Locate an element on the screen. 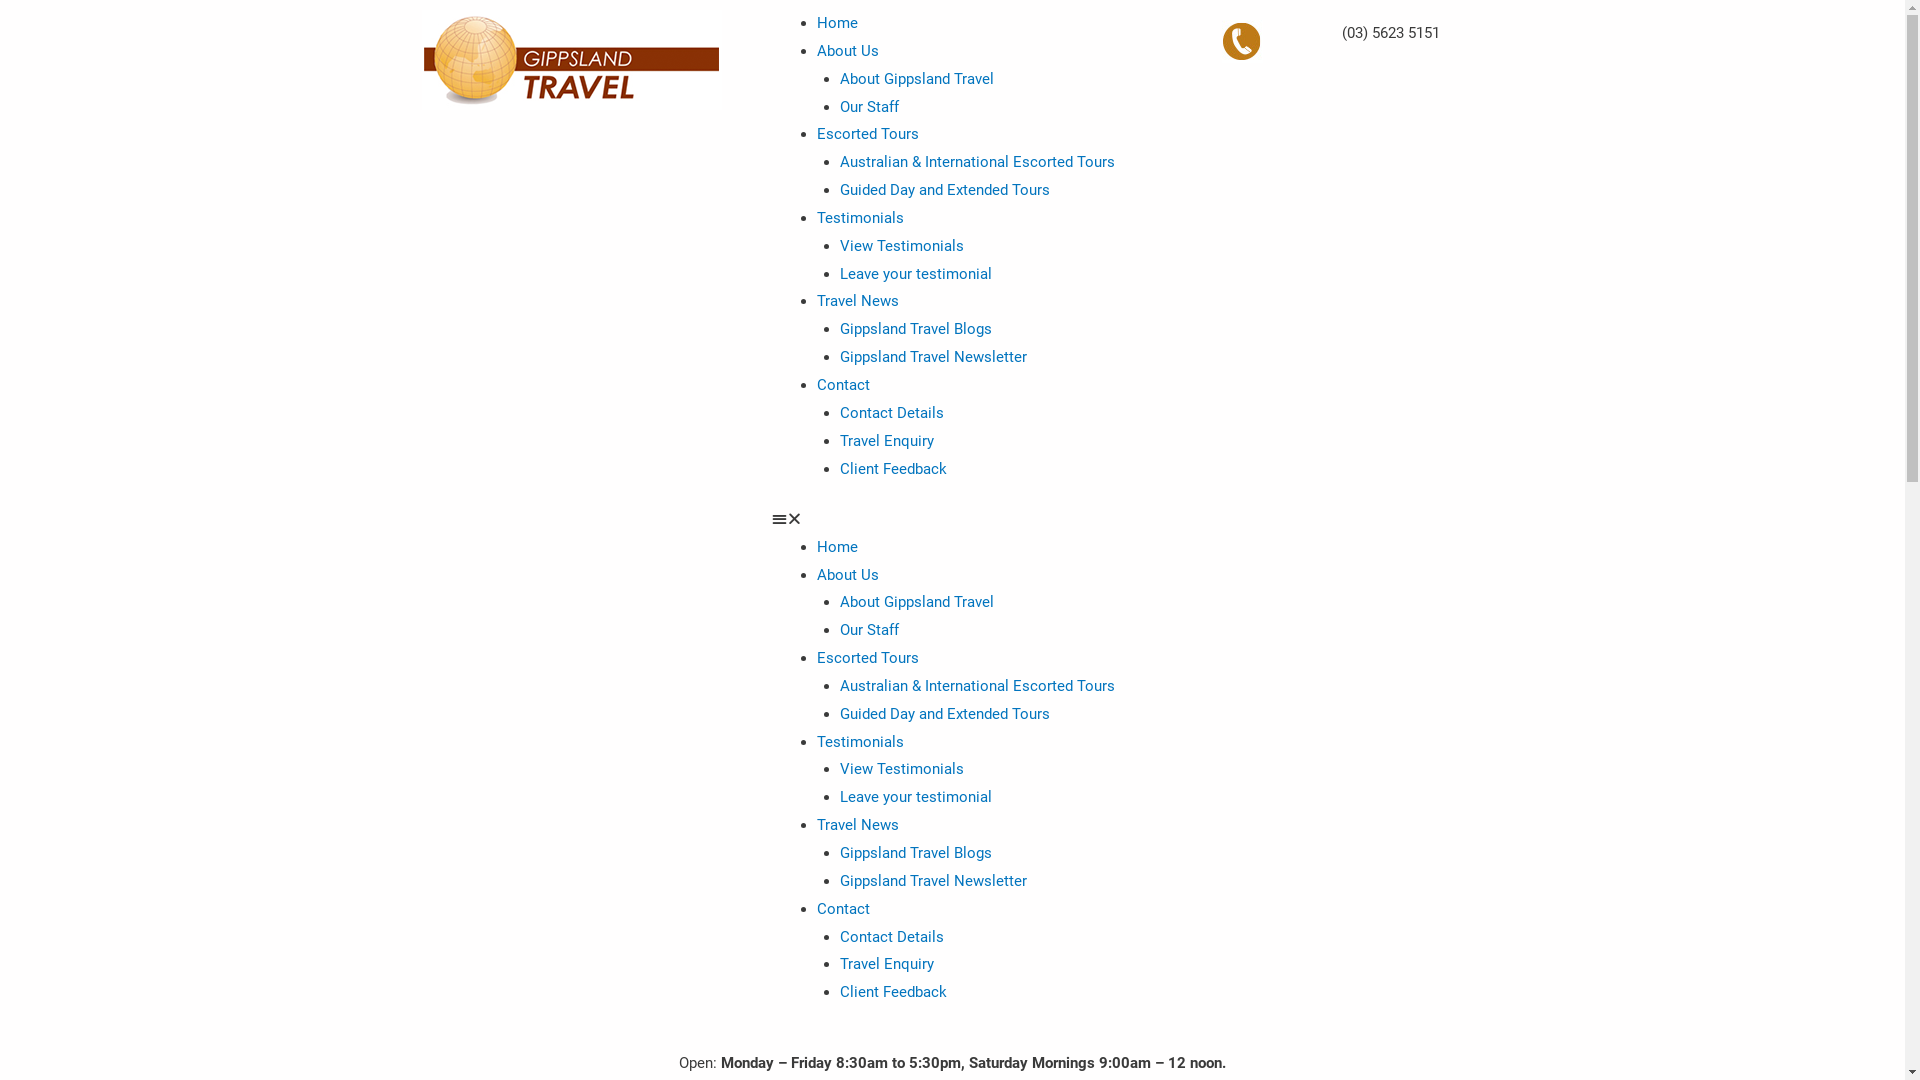 The width and height of the screenshot is (1920, 1080). 'Testimonials' is located at coordinates (860, 741).